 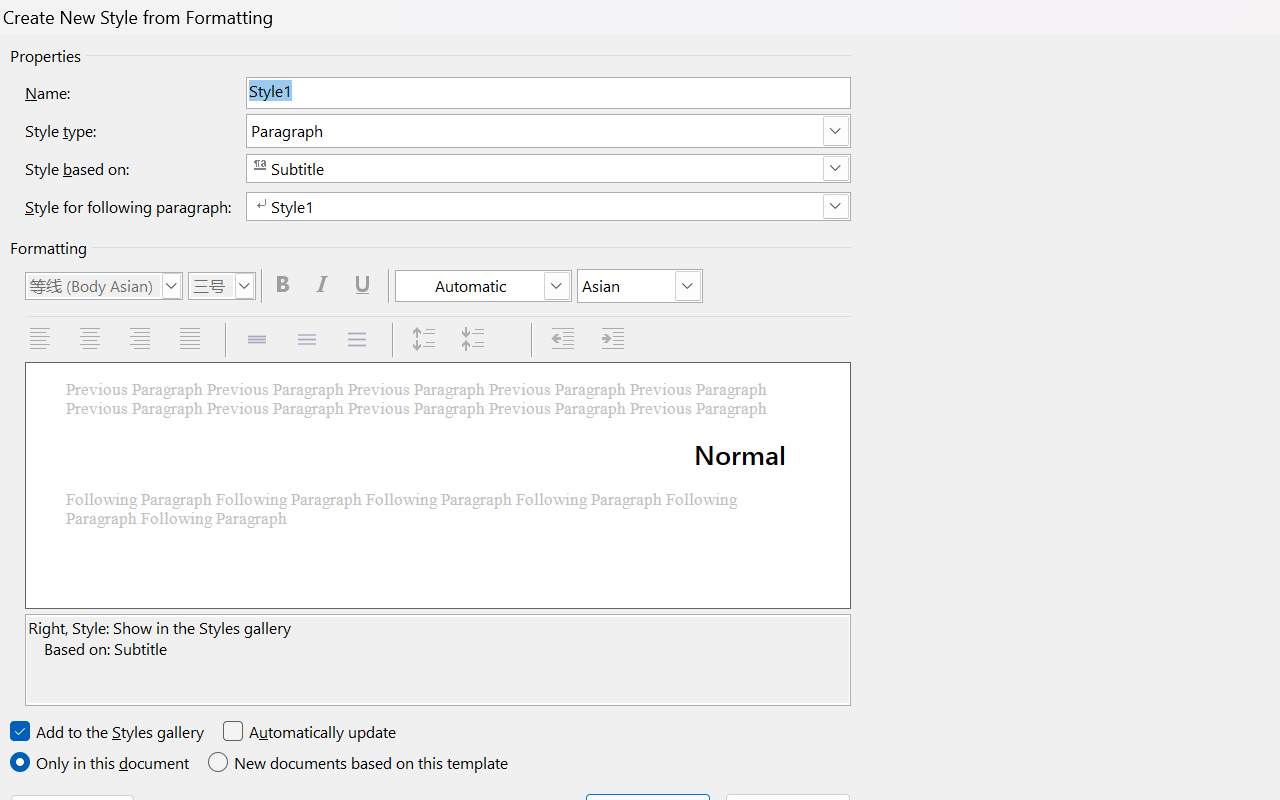 What do you see at coordinates (310, 731) in the screenshot?
I see `'Automatically update'` at bounding box center [310, 731].